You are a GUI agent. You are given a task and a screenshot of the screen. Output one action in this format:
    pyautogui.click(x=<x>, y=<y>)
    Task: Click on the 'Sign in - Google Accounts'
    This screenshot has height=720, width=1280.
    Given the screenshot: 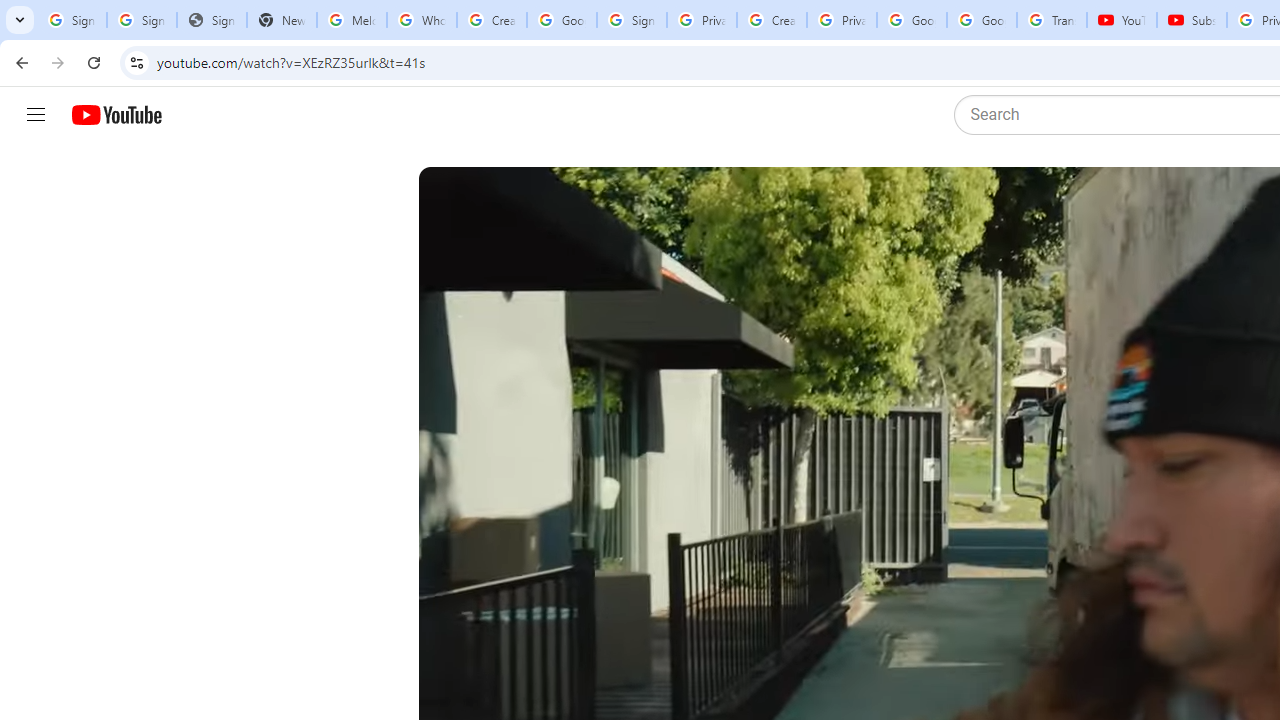 What is the action you would take?
    pyautogui.click(x=630, y=20)
    